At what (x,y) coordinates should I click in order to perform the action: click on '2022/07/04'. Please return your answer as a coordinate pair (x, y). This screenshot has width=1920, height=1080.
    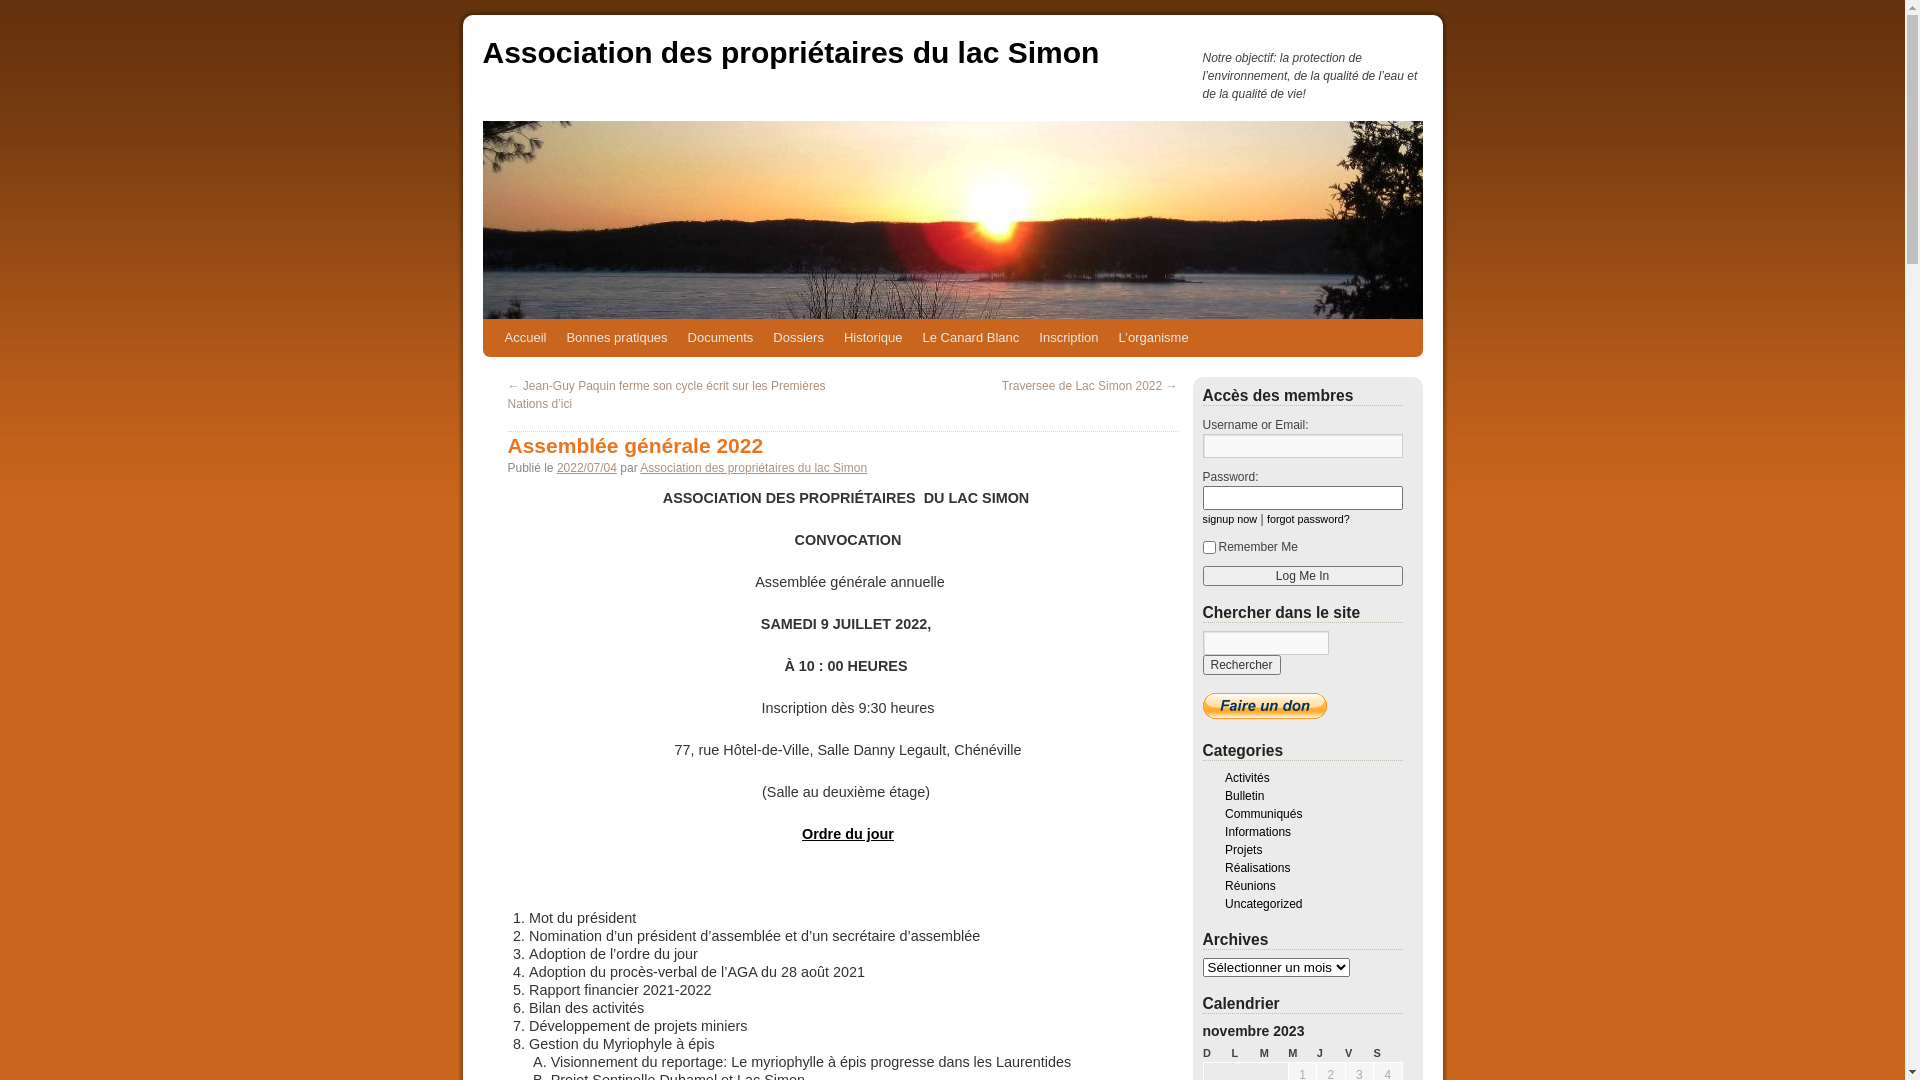
    Looking at the image, I should click on (585, 467).